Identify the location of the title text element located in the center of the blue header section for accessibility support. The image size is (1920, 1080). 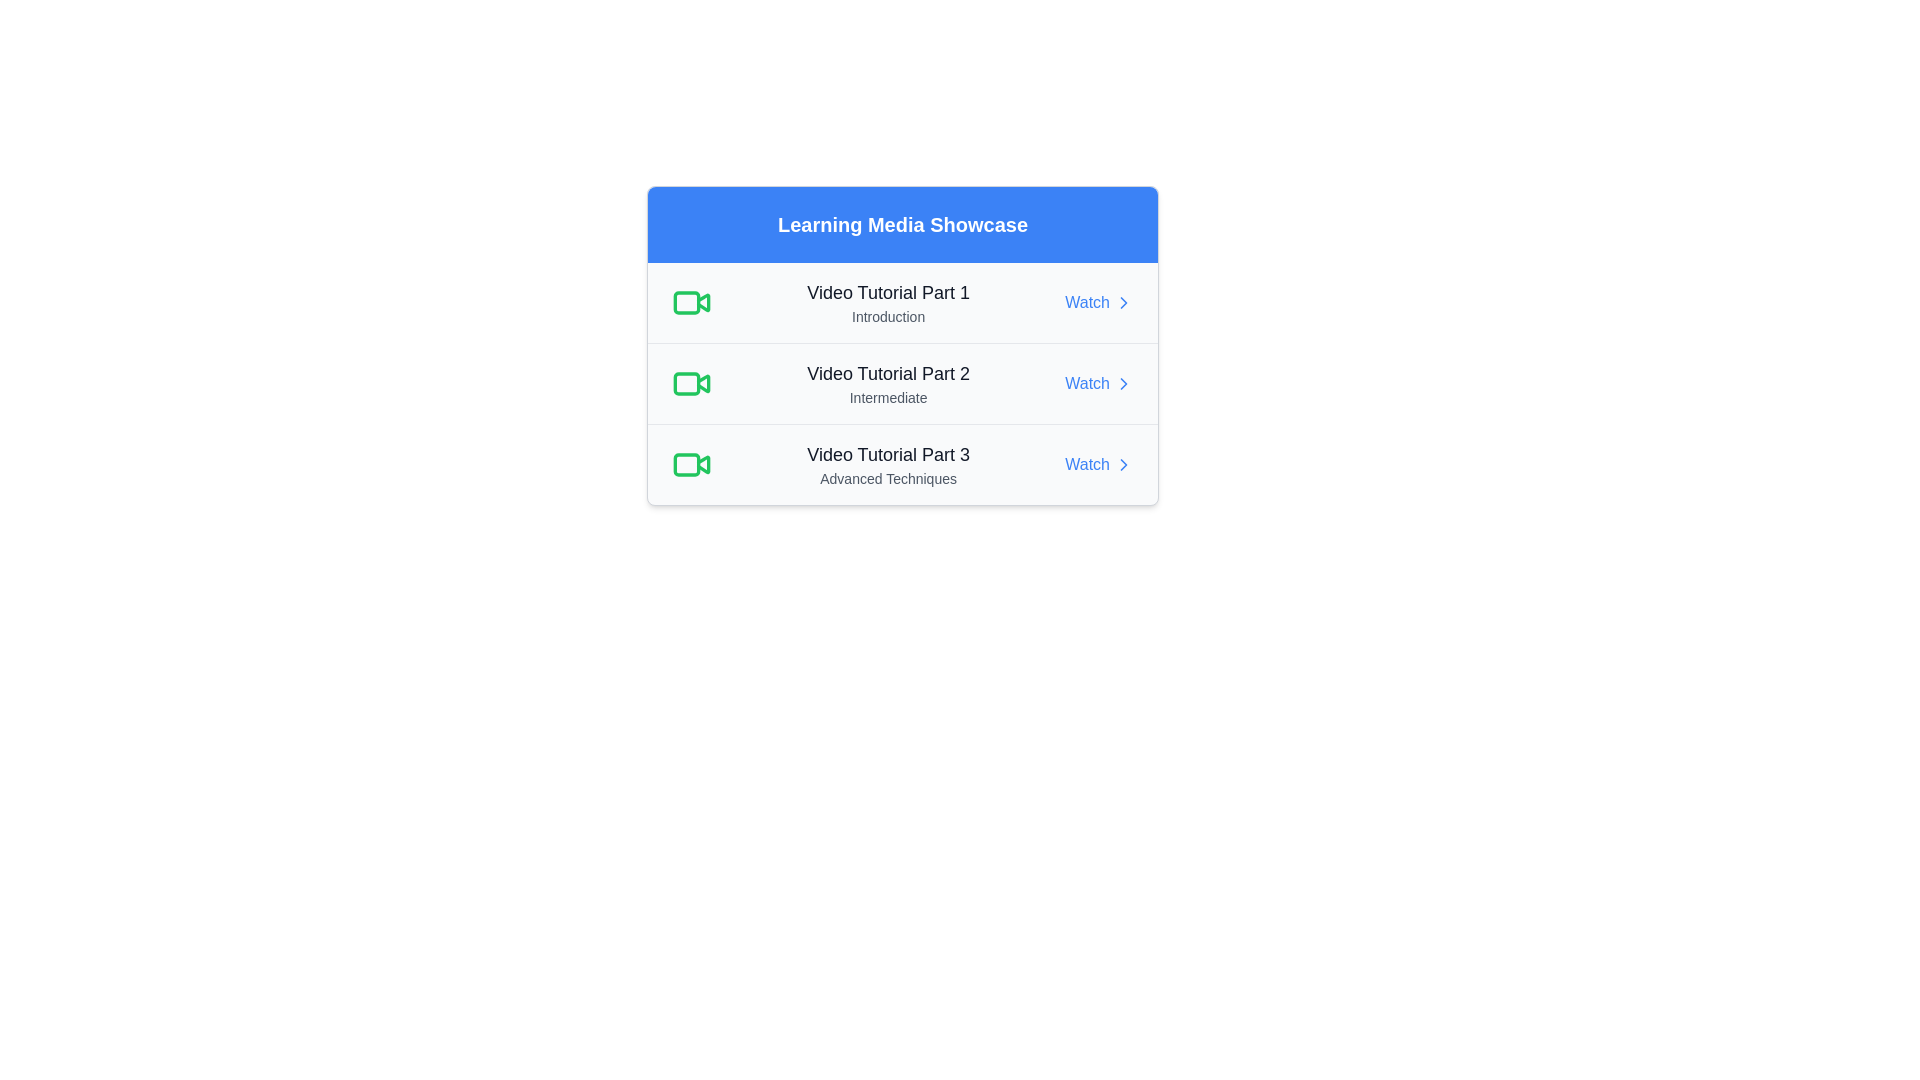
(901, 224).